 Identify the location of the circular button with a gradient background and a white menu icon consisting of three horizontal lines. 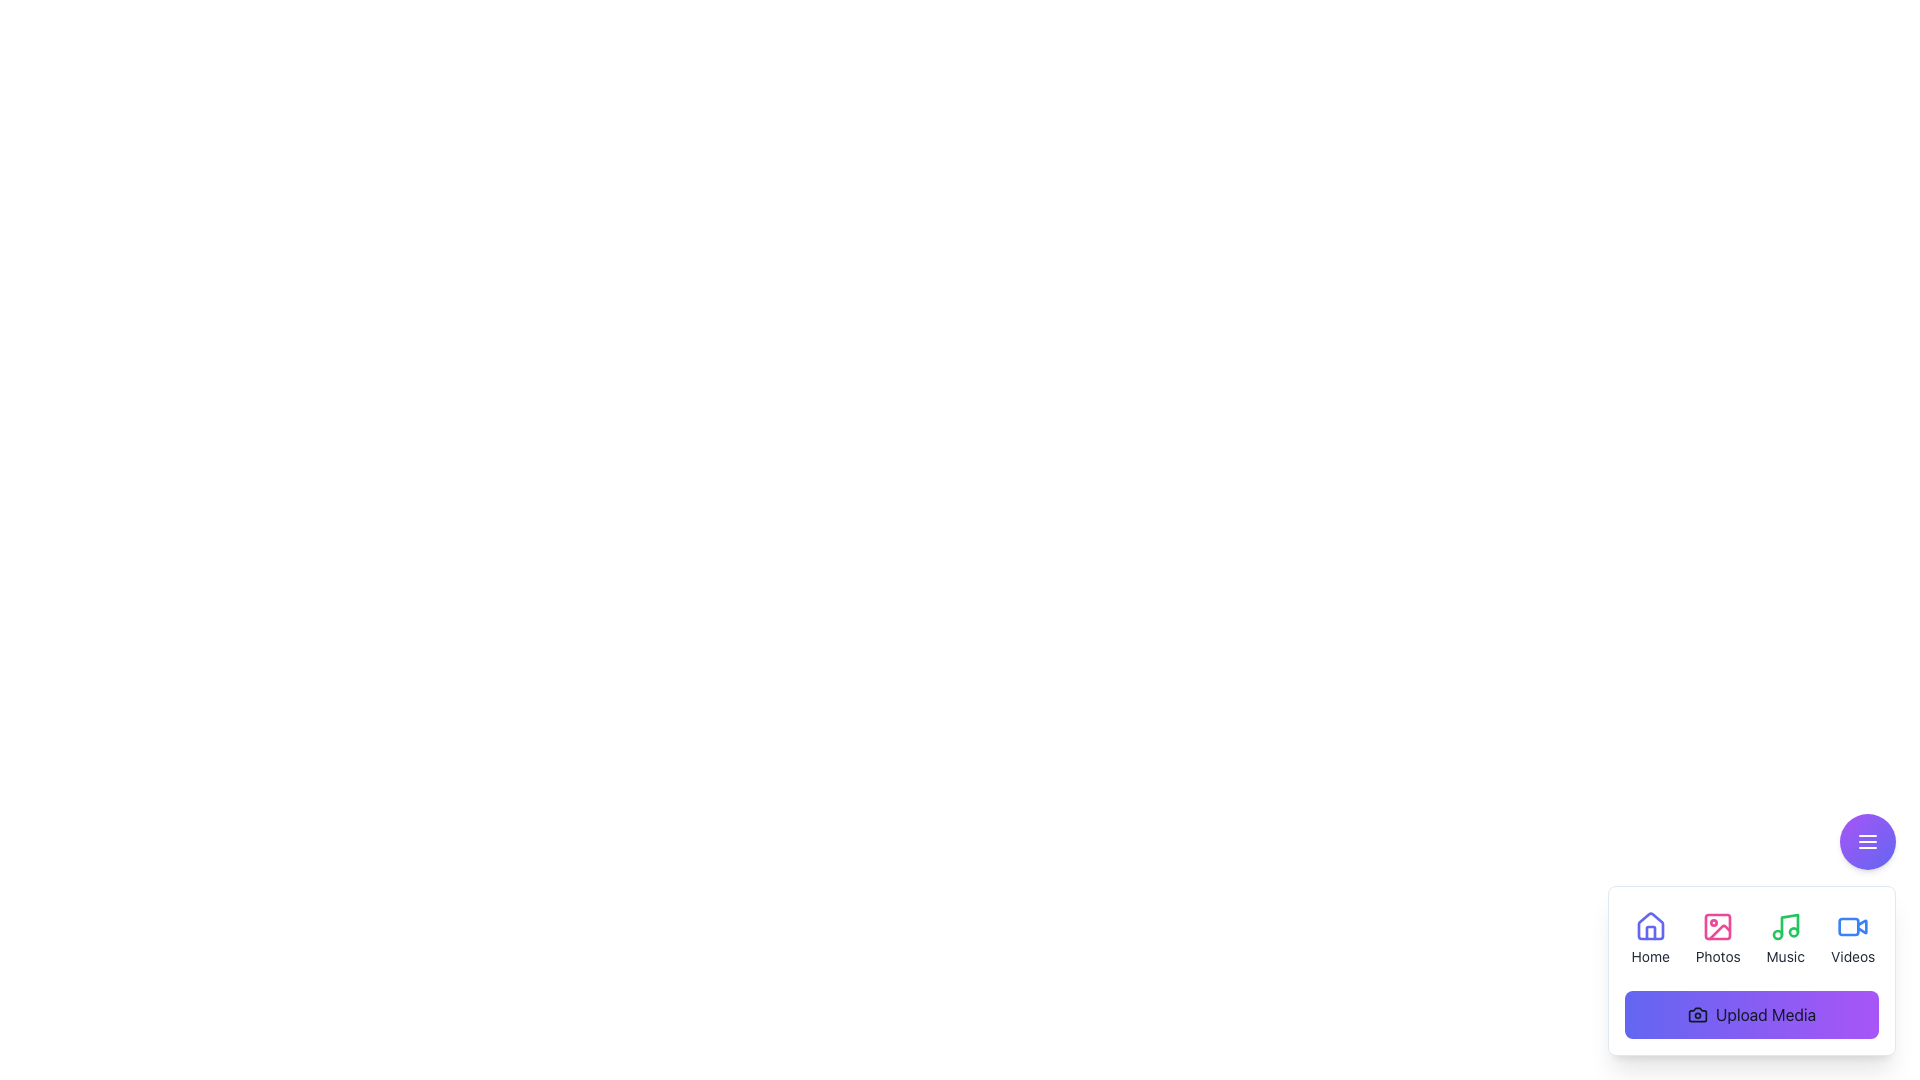
(1866, 841).